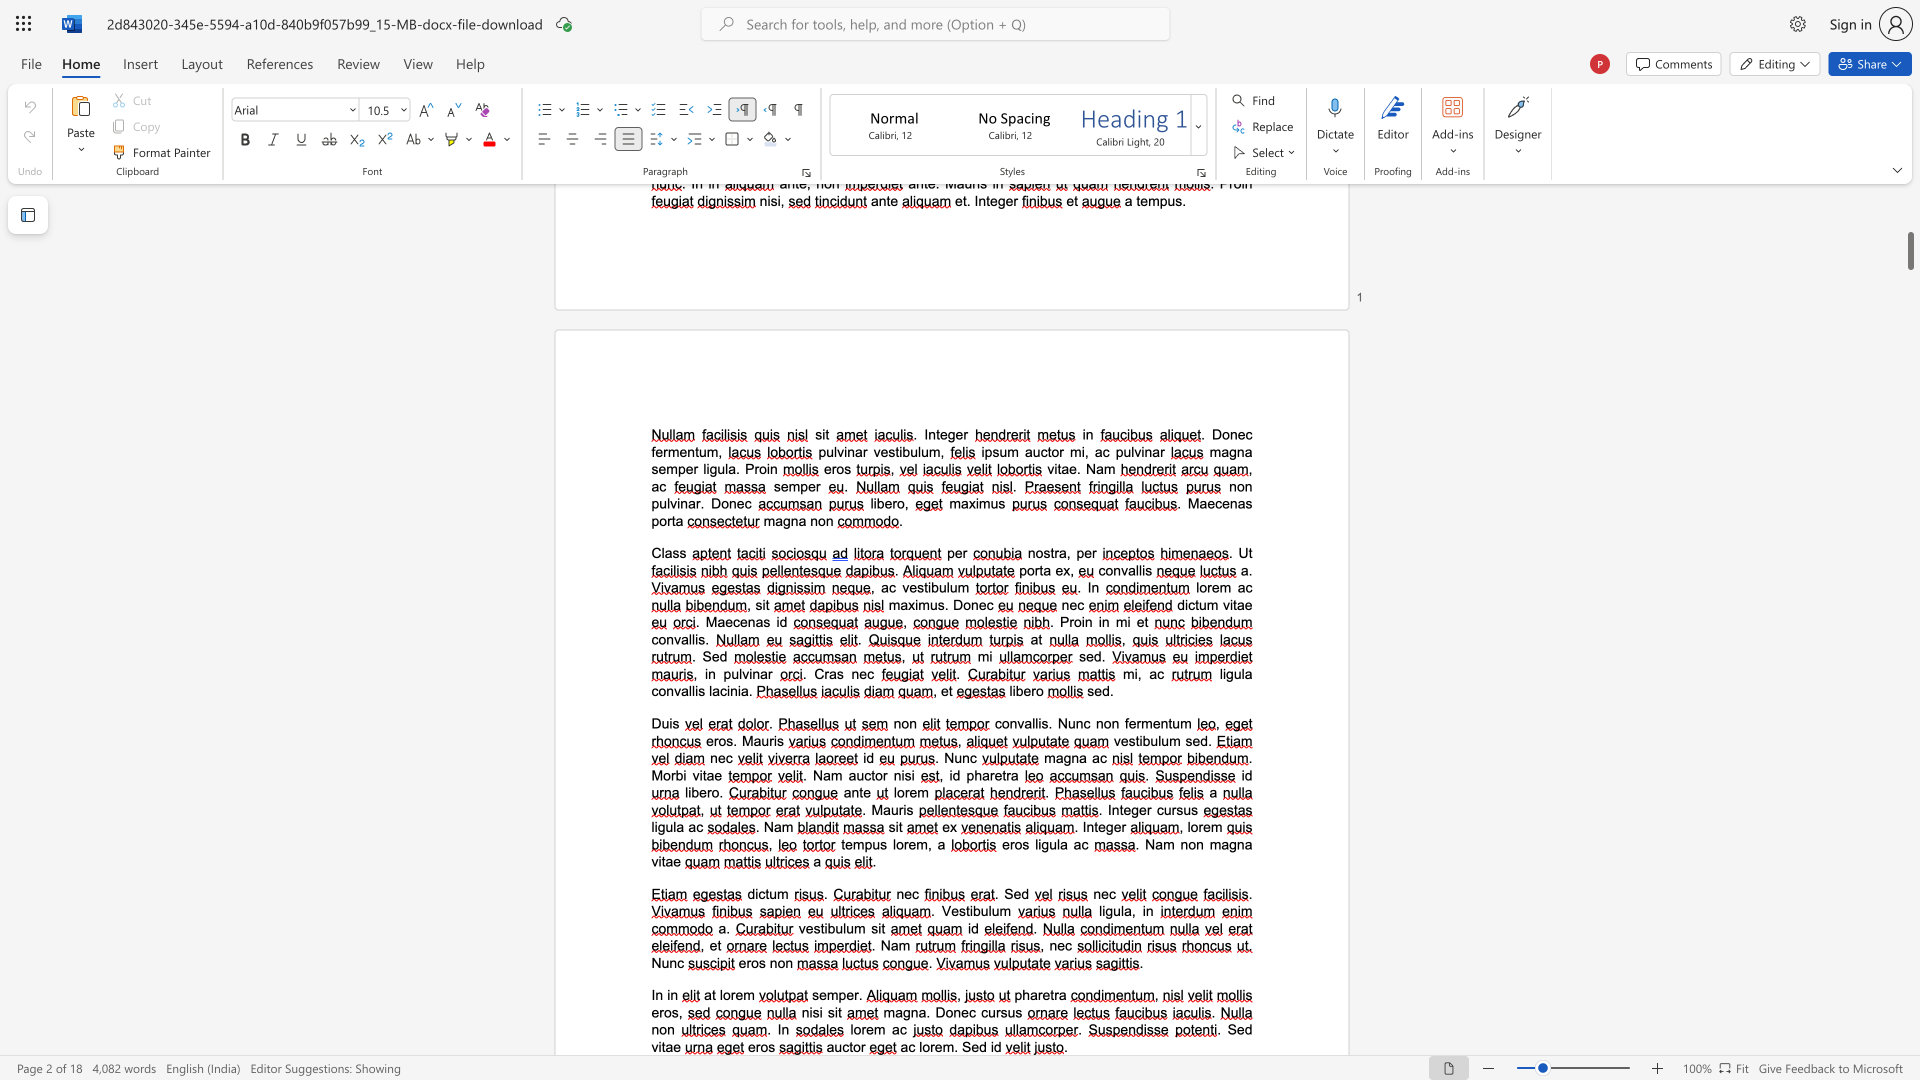  What do you see at coordinates (997, 1046) in the screenshot?
I see `the 2th character "d" in the text` at bounding box center [997, 1046].